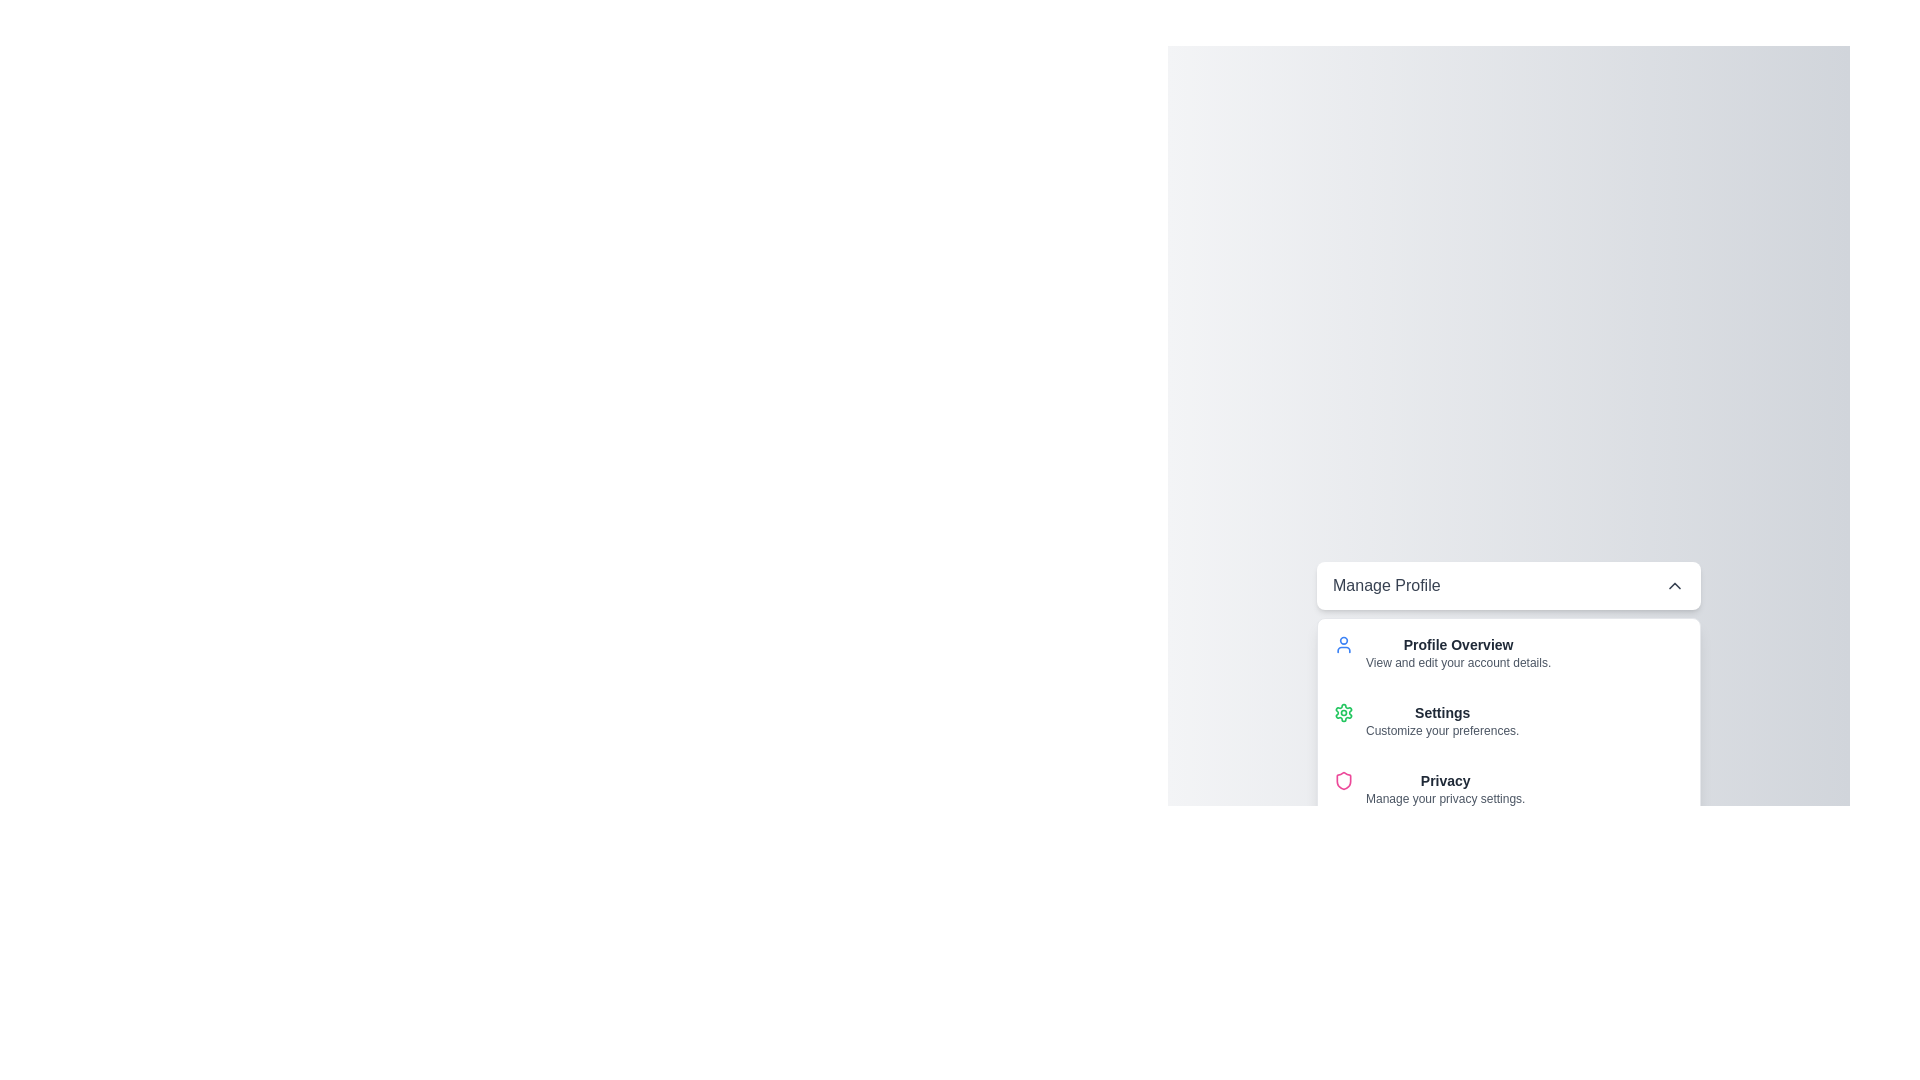  I want to click on the third item in the dropdown menu titled 'Manage Profile' that provides information about privacy settings, so click(1445, 788).